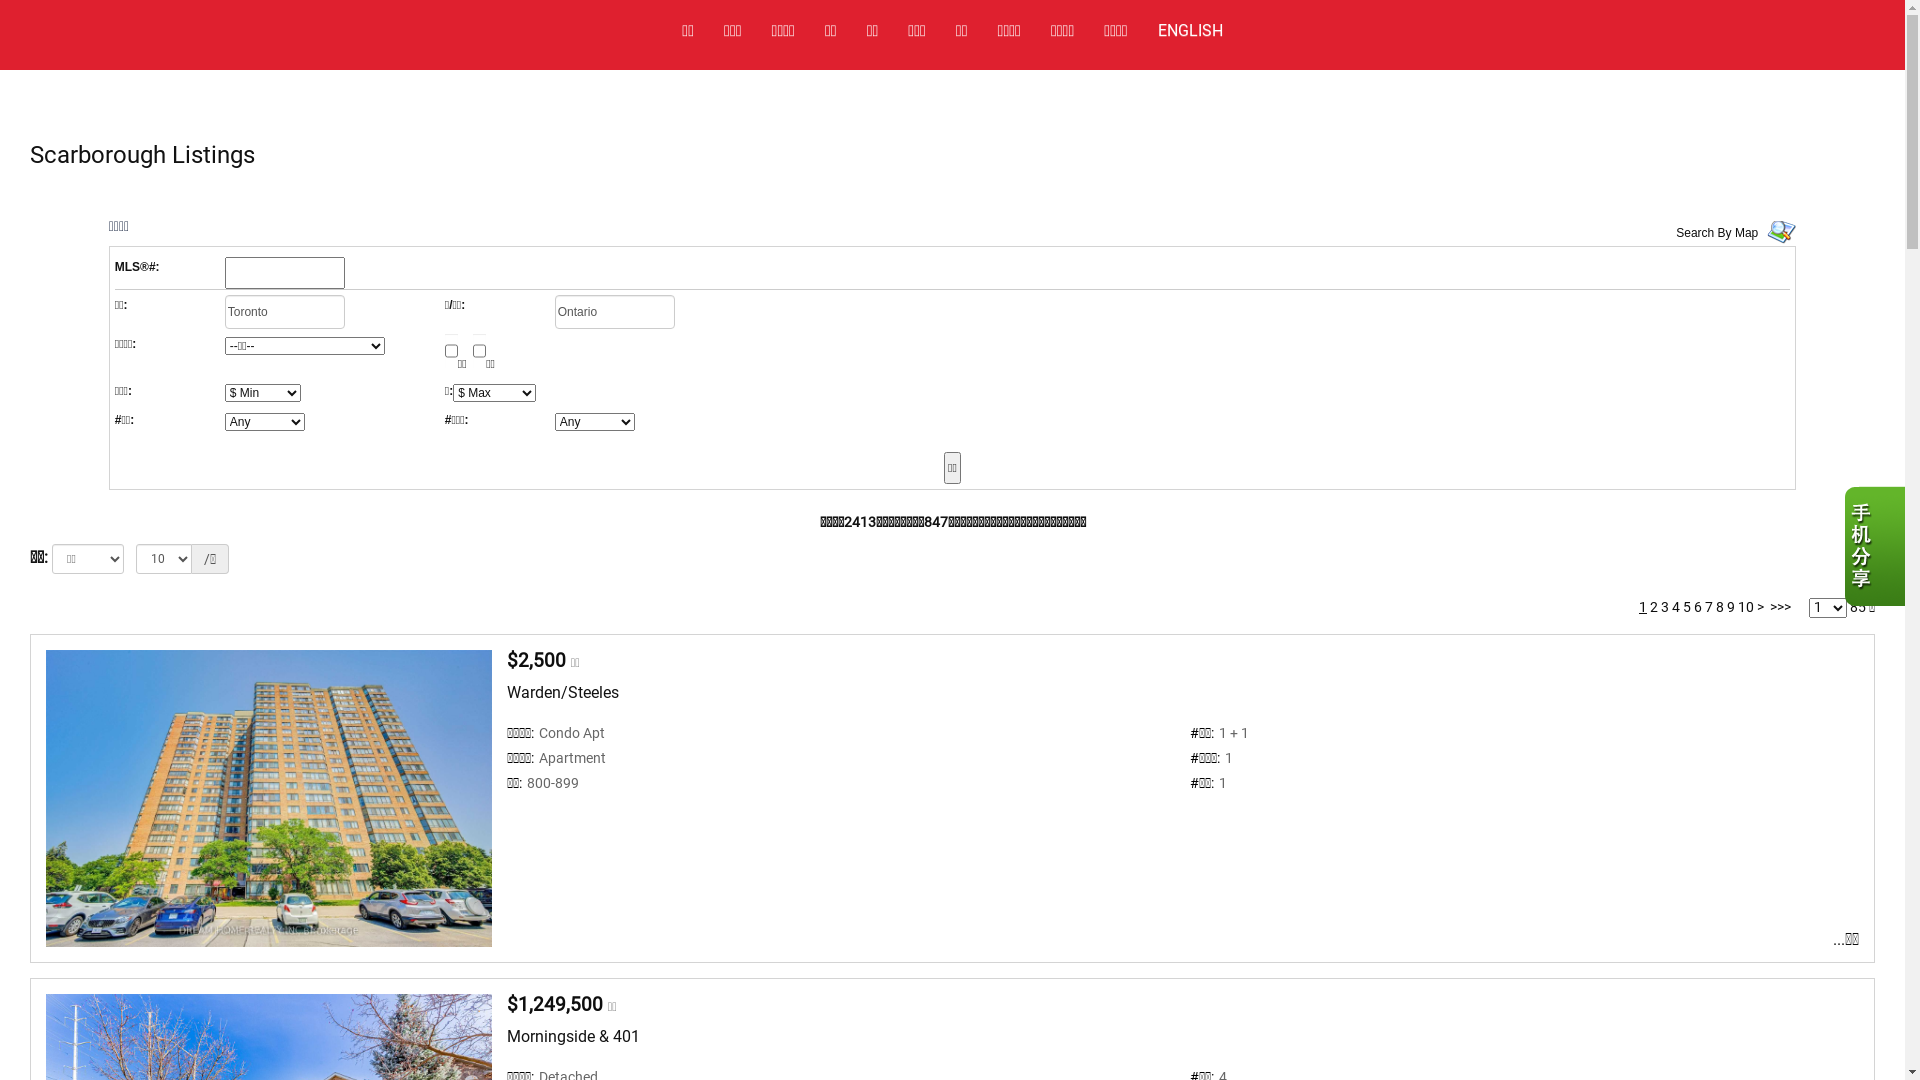 The width and height of the screenshot is (1920, 1080). What do you see at coordinates (1685, 605) in the screenshot?
I see `'5'` at bounding box center [1685, 605].